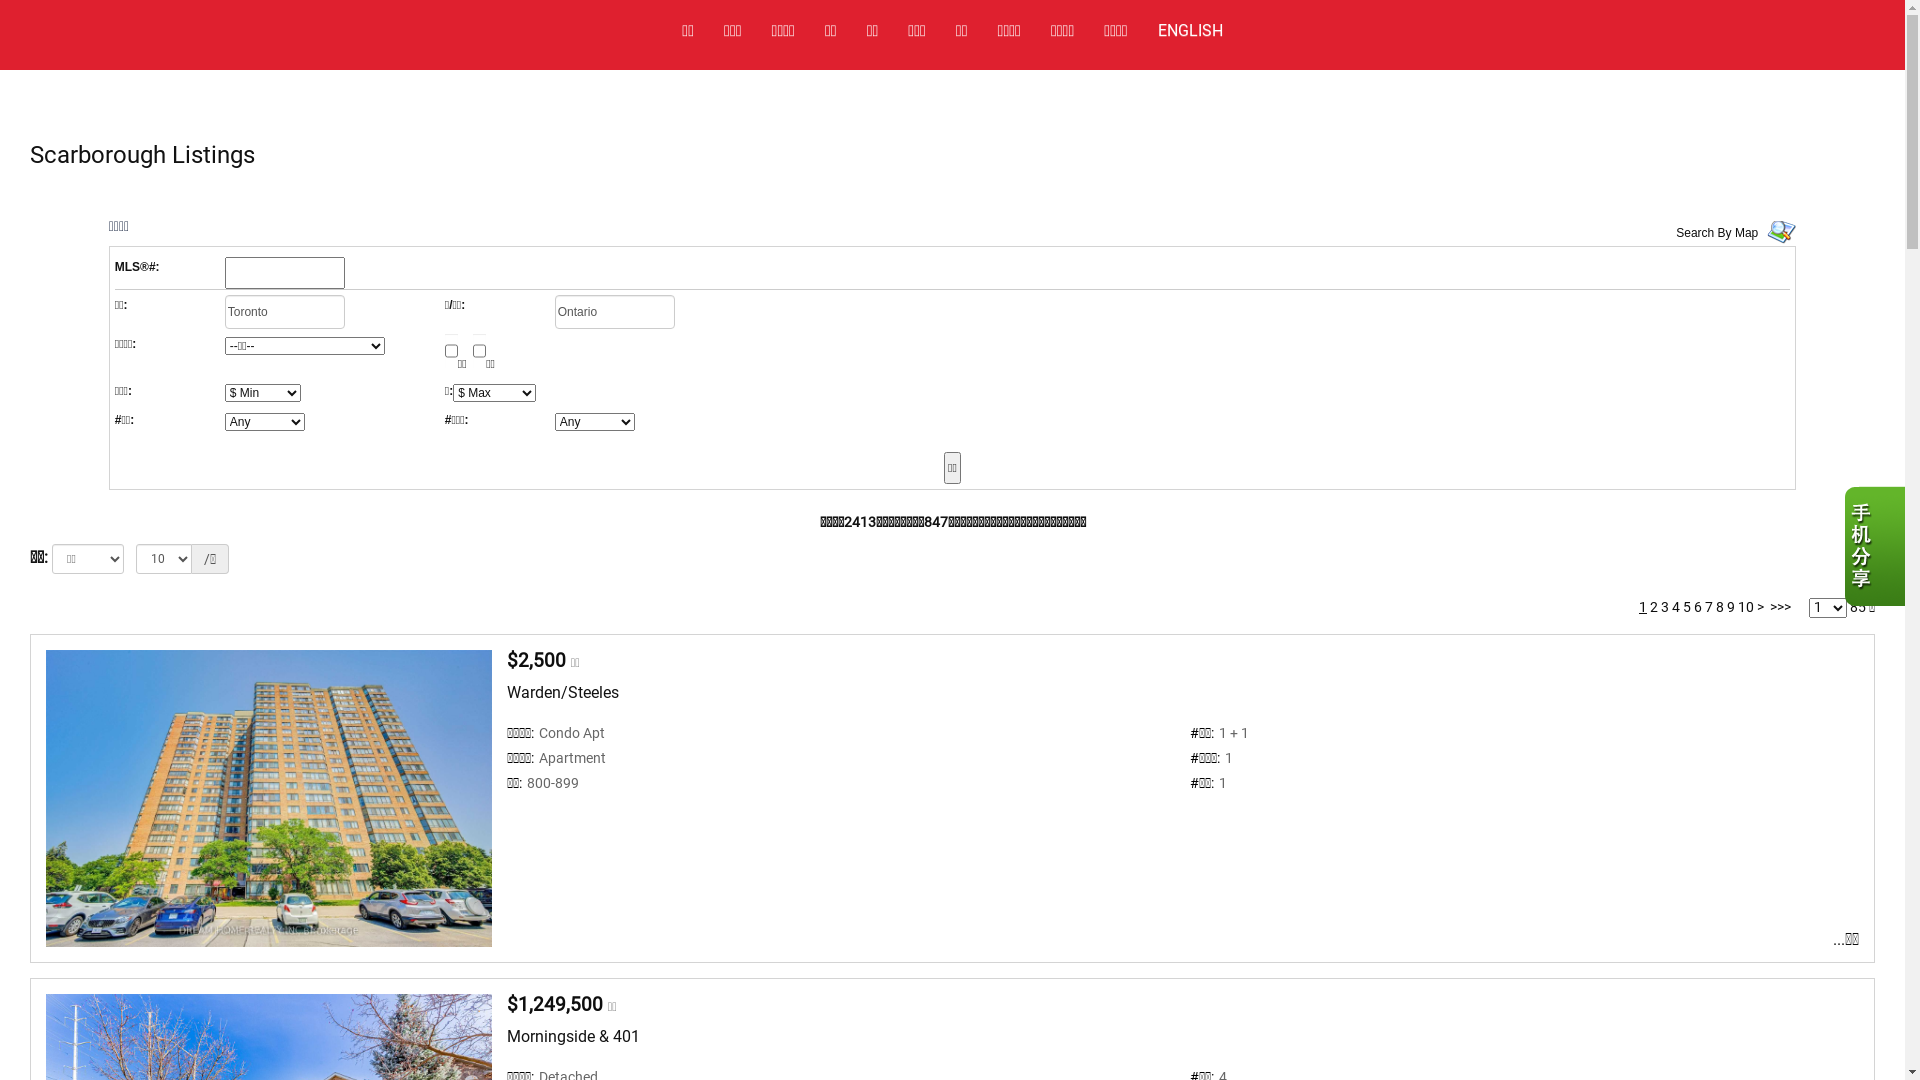 The width and height of the screenshot is (1920, 1080). What do you see at coordinates (1685, 605) in the screenshot?
I see `'5'` at bounding box center [1685, 605].